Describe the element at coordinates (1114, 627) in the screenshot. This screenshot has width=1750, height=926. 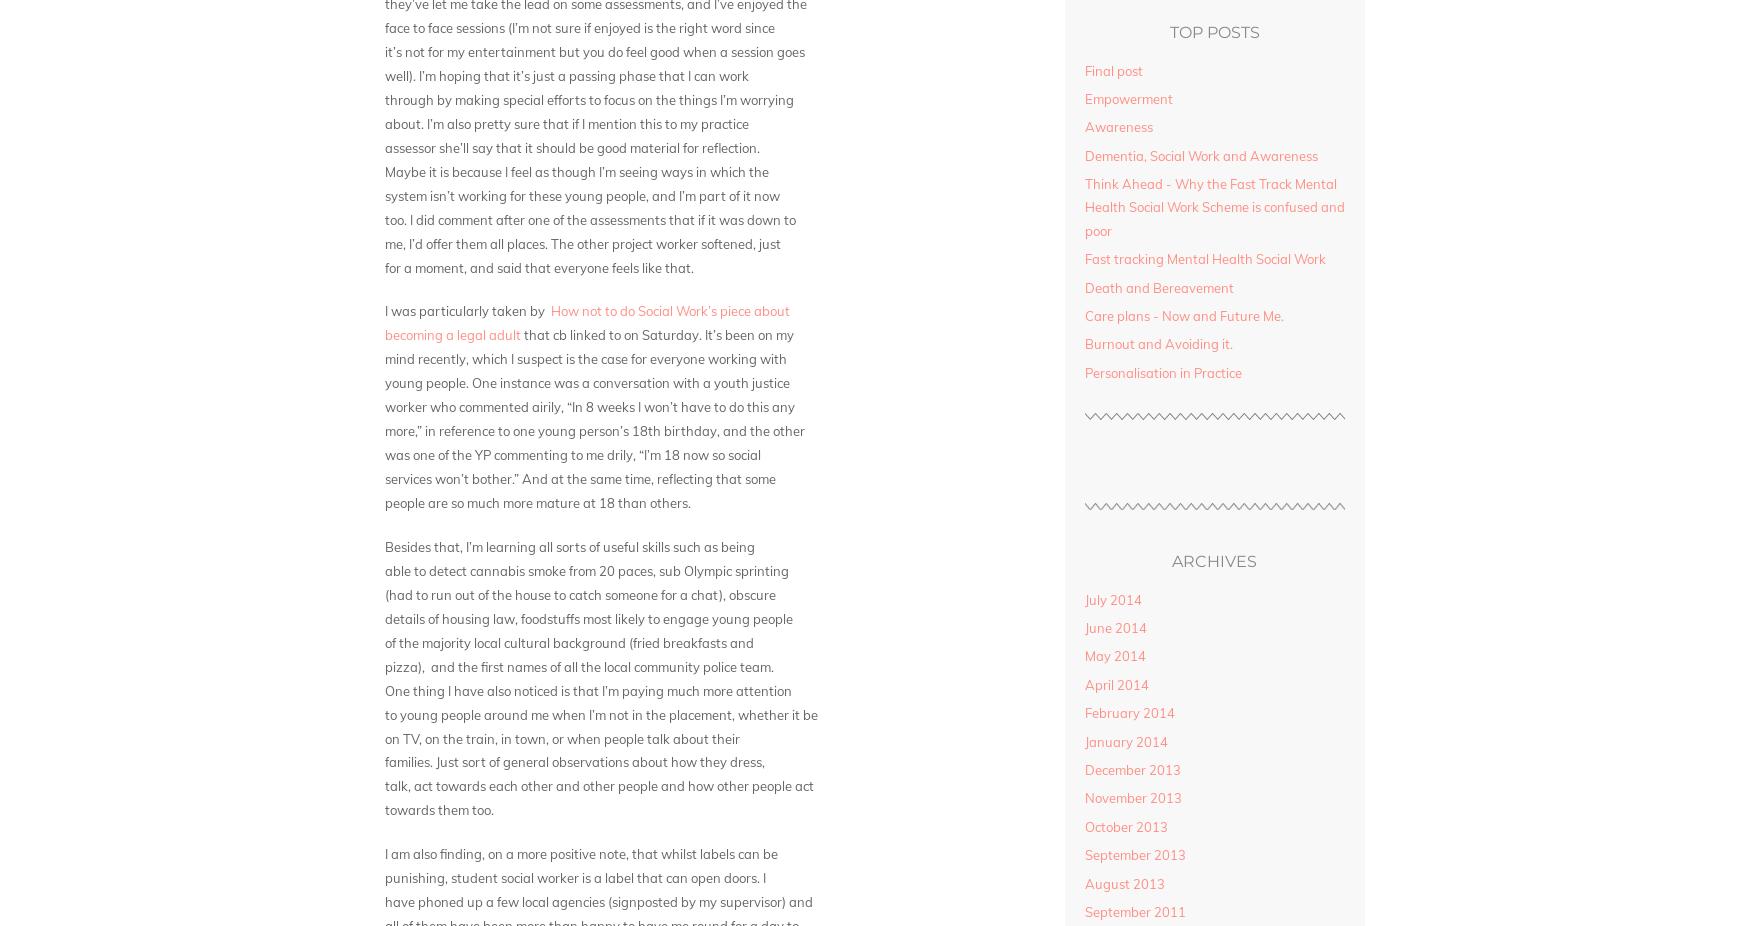
I see `'June 2014'` at that location.